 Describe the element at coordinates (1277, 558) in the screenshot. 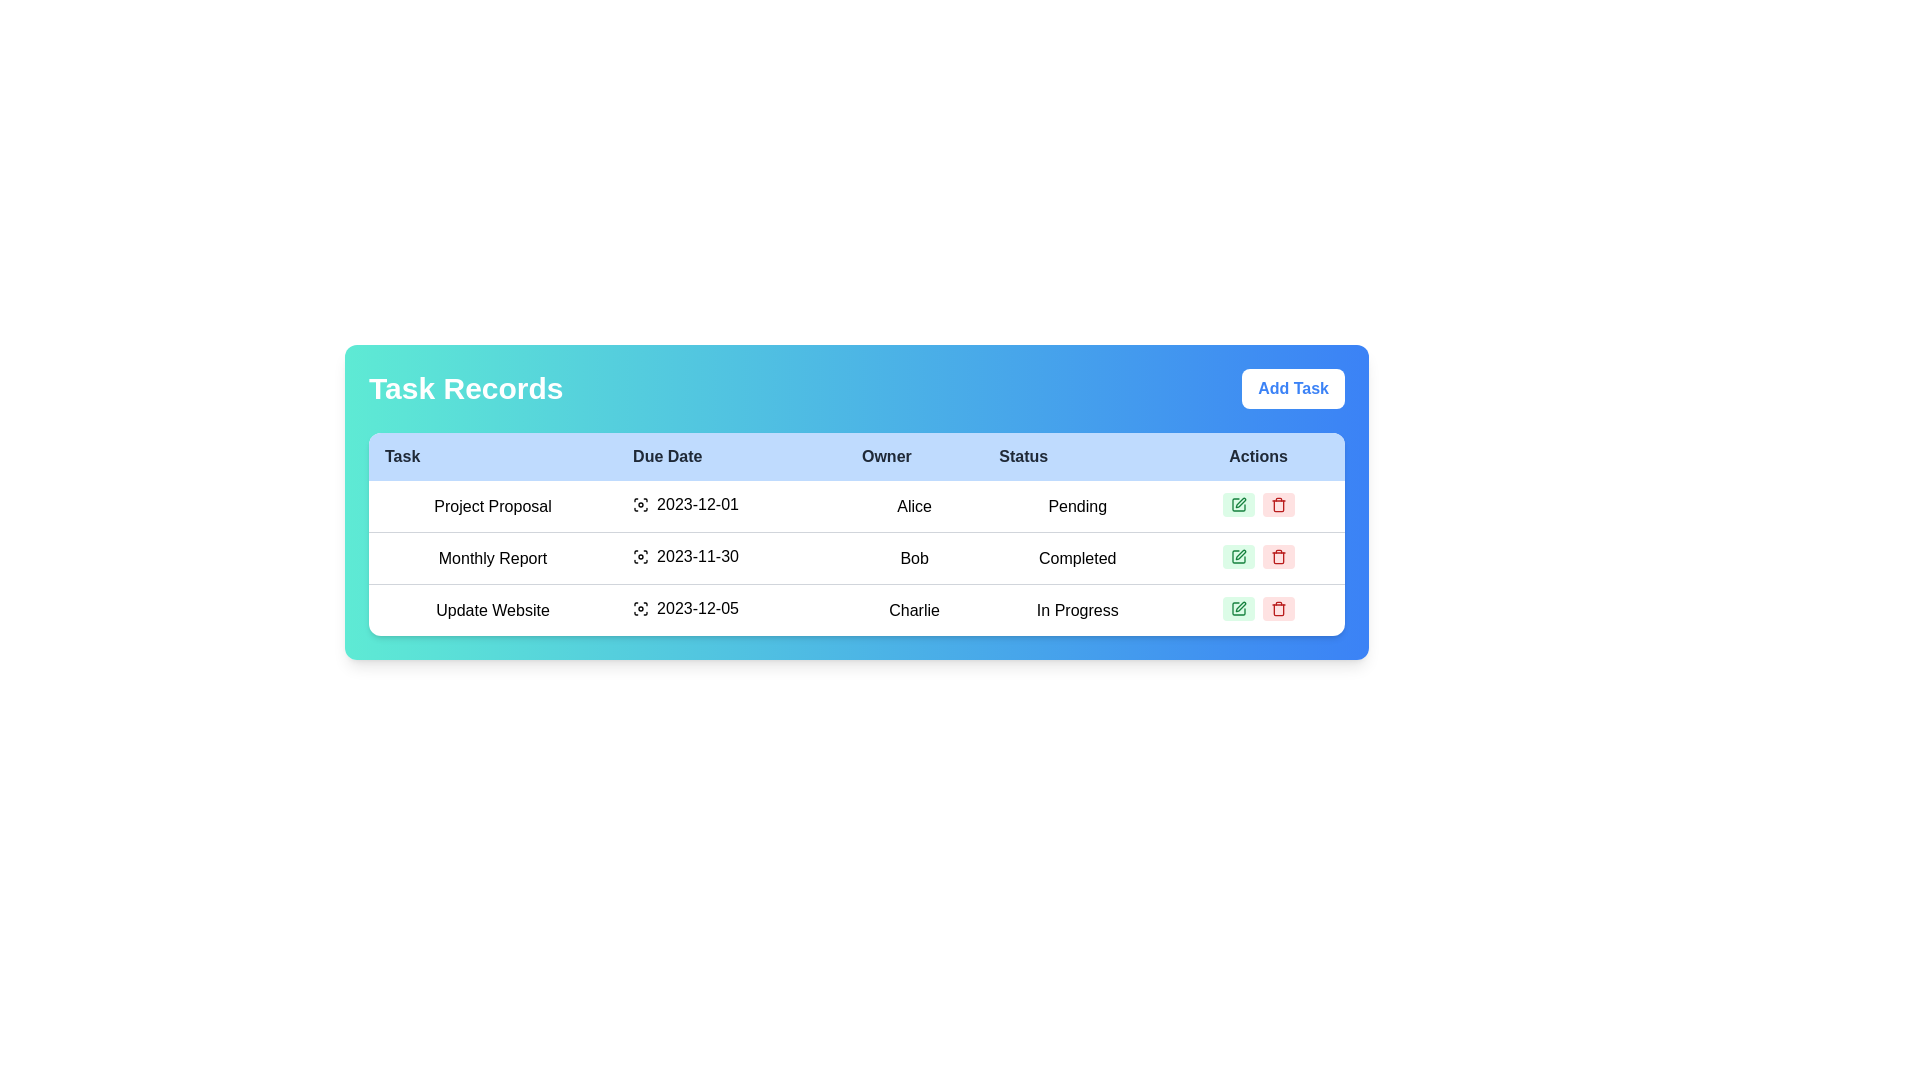

I see `the rectangular lower part of the trash can icon, which represents the delete functionality, located in the 'Actions' column of the highest row in the table` at that location.